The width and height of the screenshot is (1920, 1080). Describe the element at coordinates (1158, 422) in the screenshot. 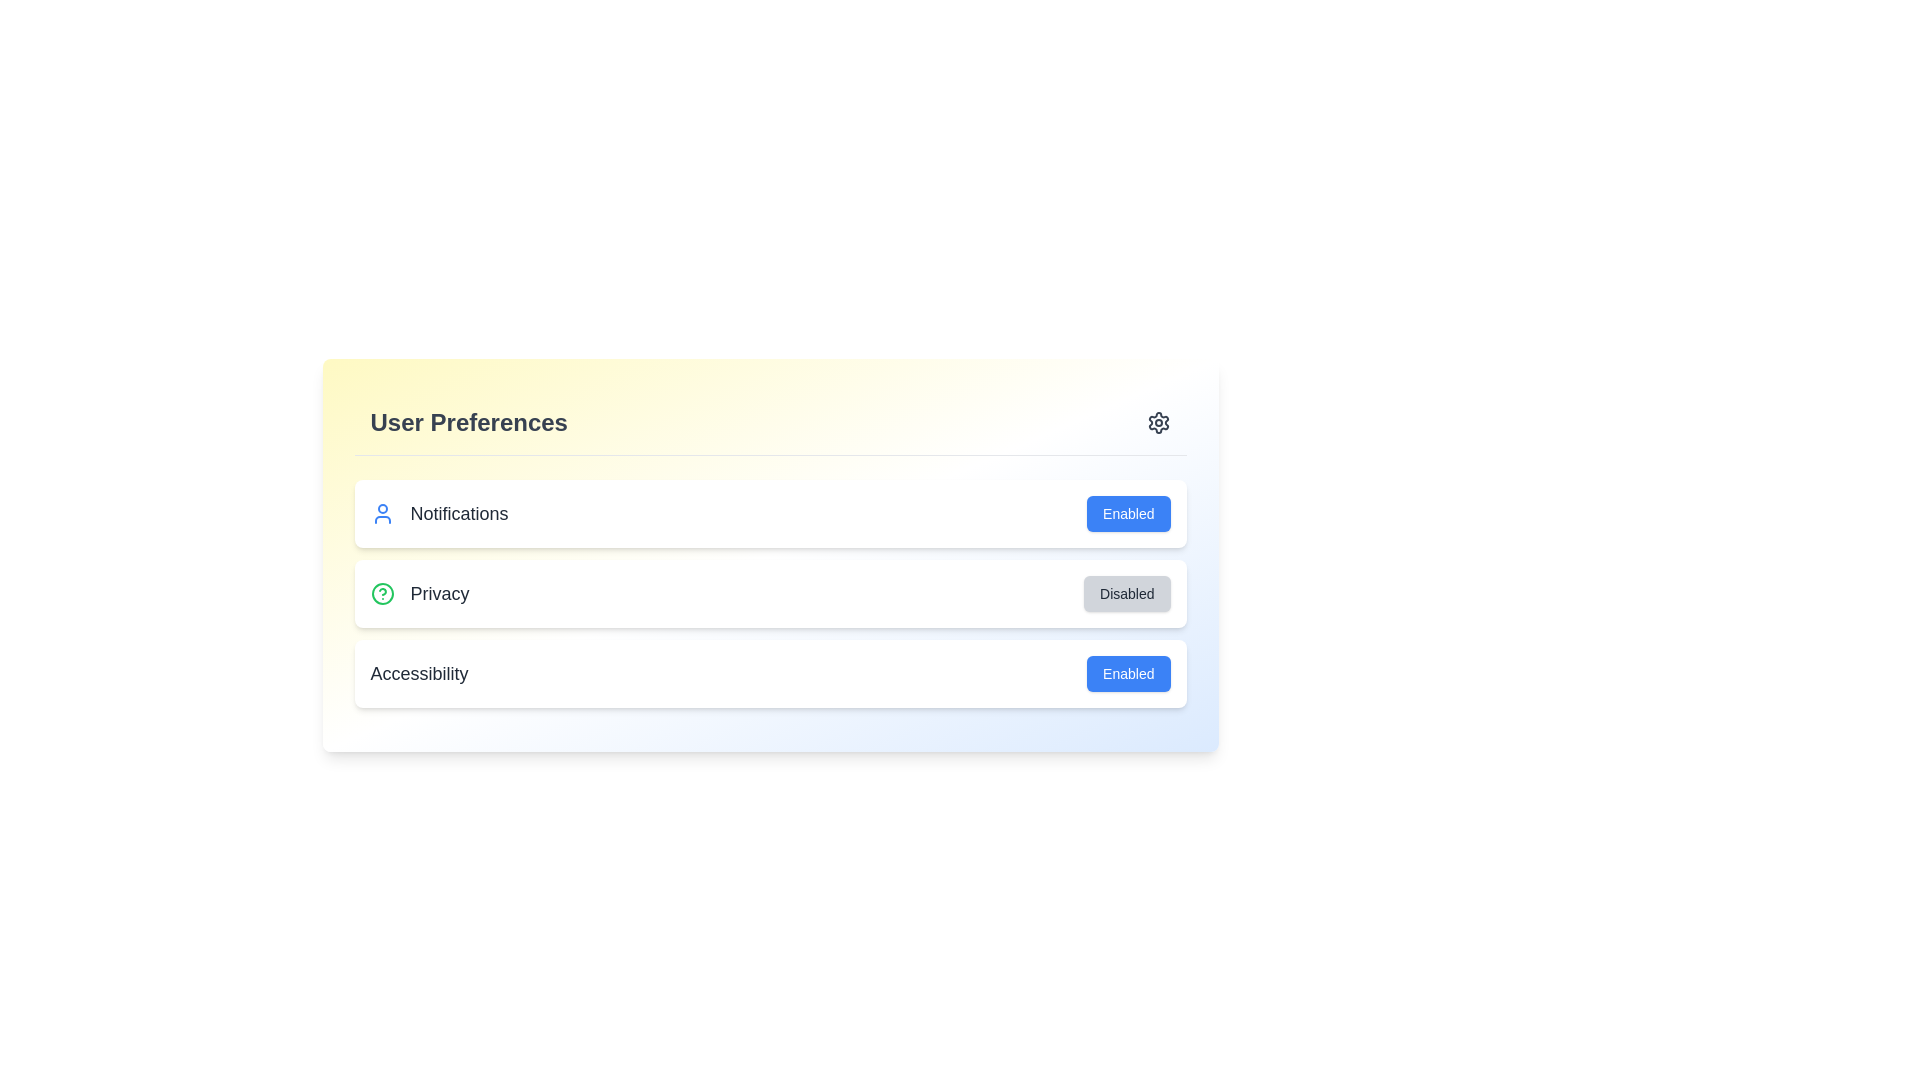

I see `the settings icon in the header` at that location.